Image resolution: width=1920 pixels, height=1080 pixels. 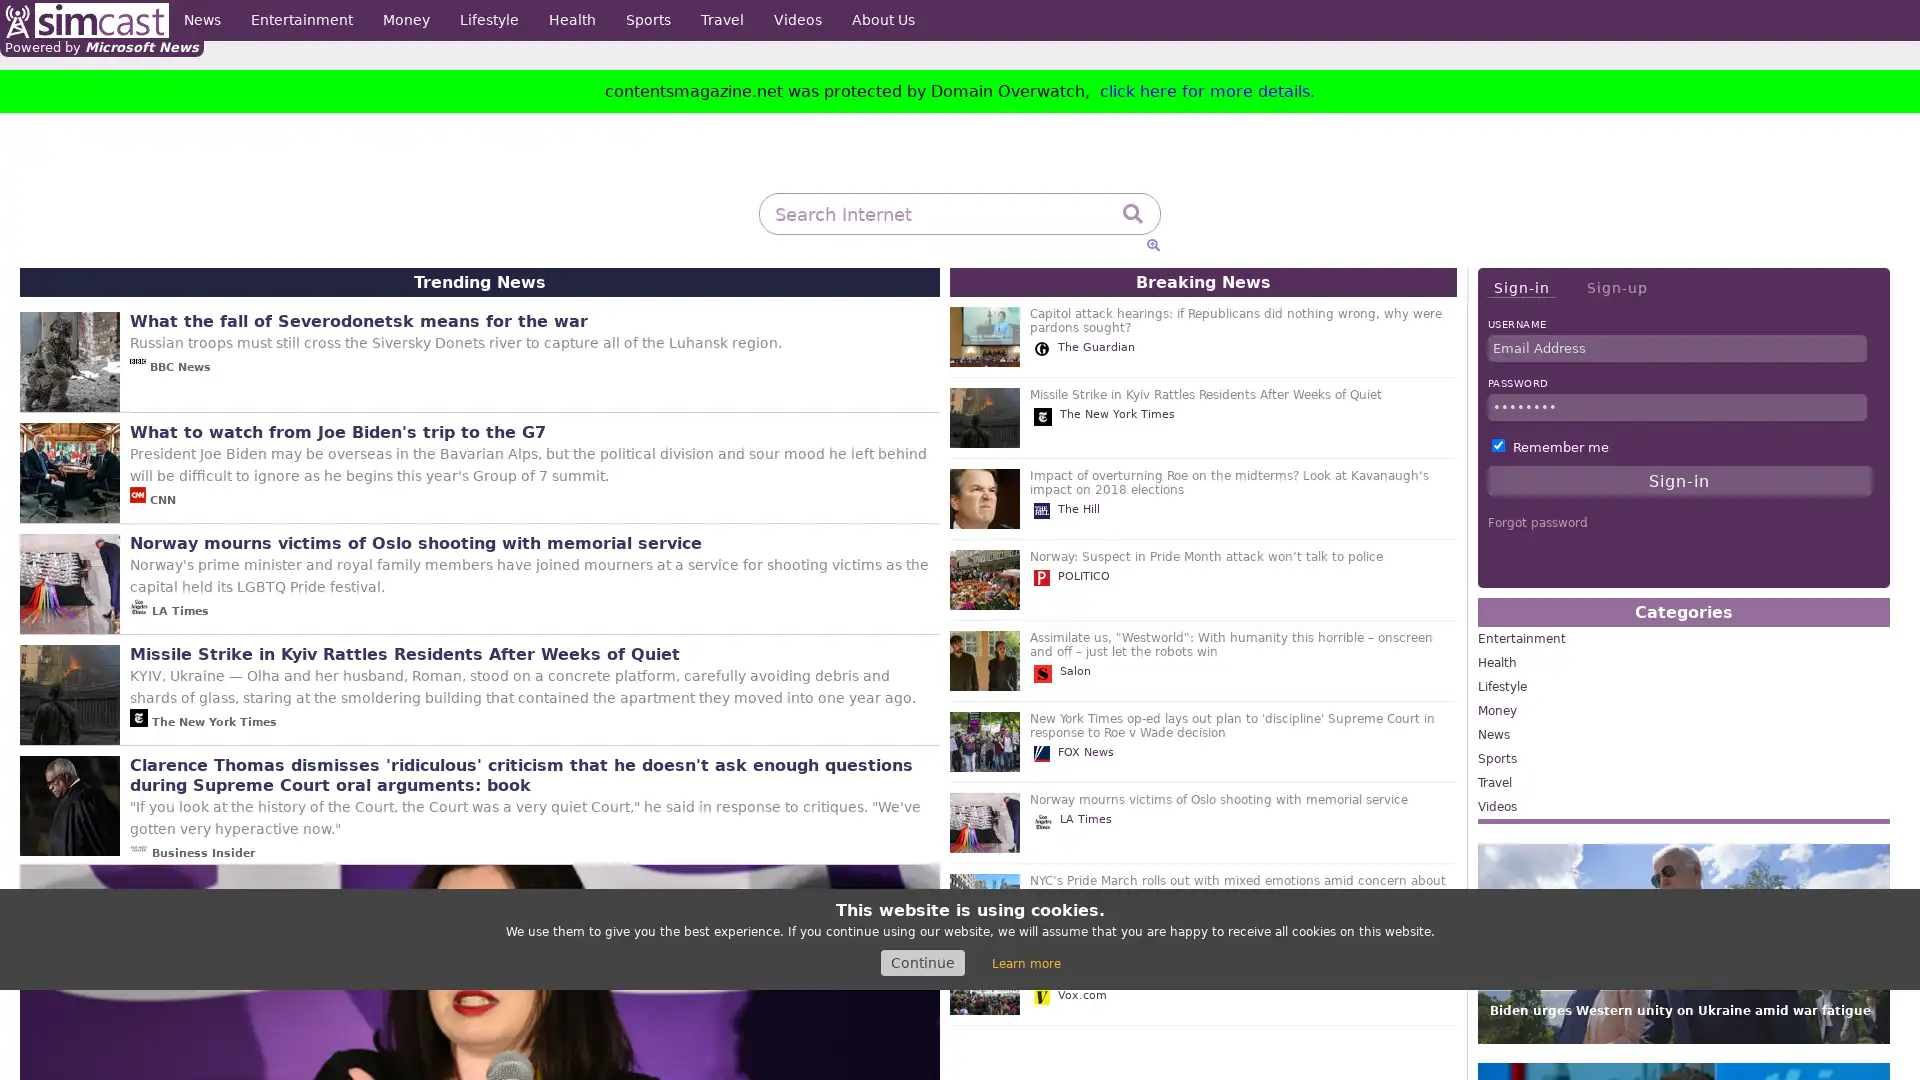 I want to click on Sign-in, so click(x=1679, y=481).